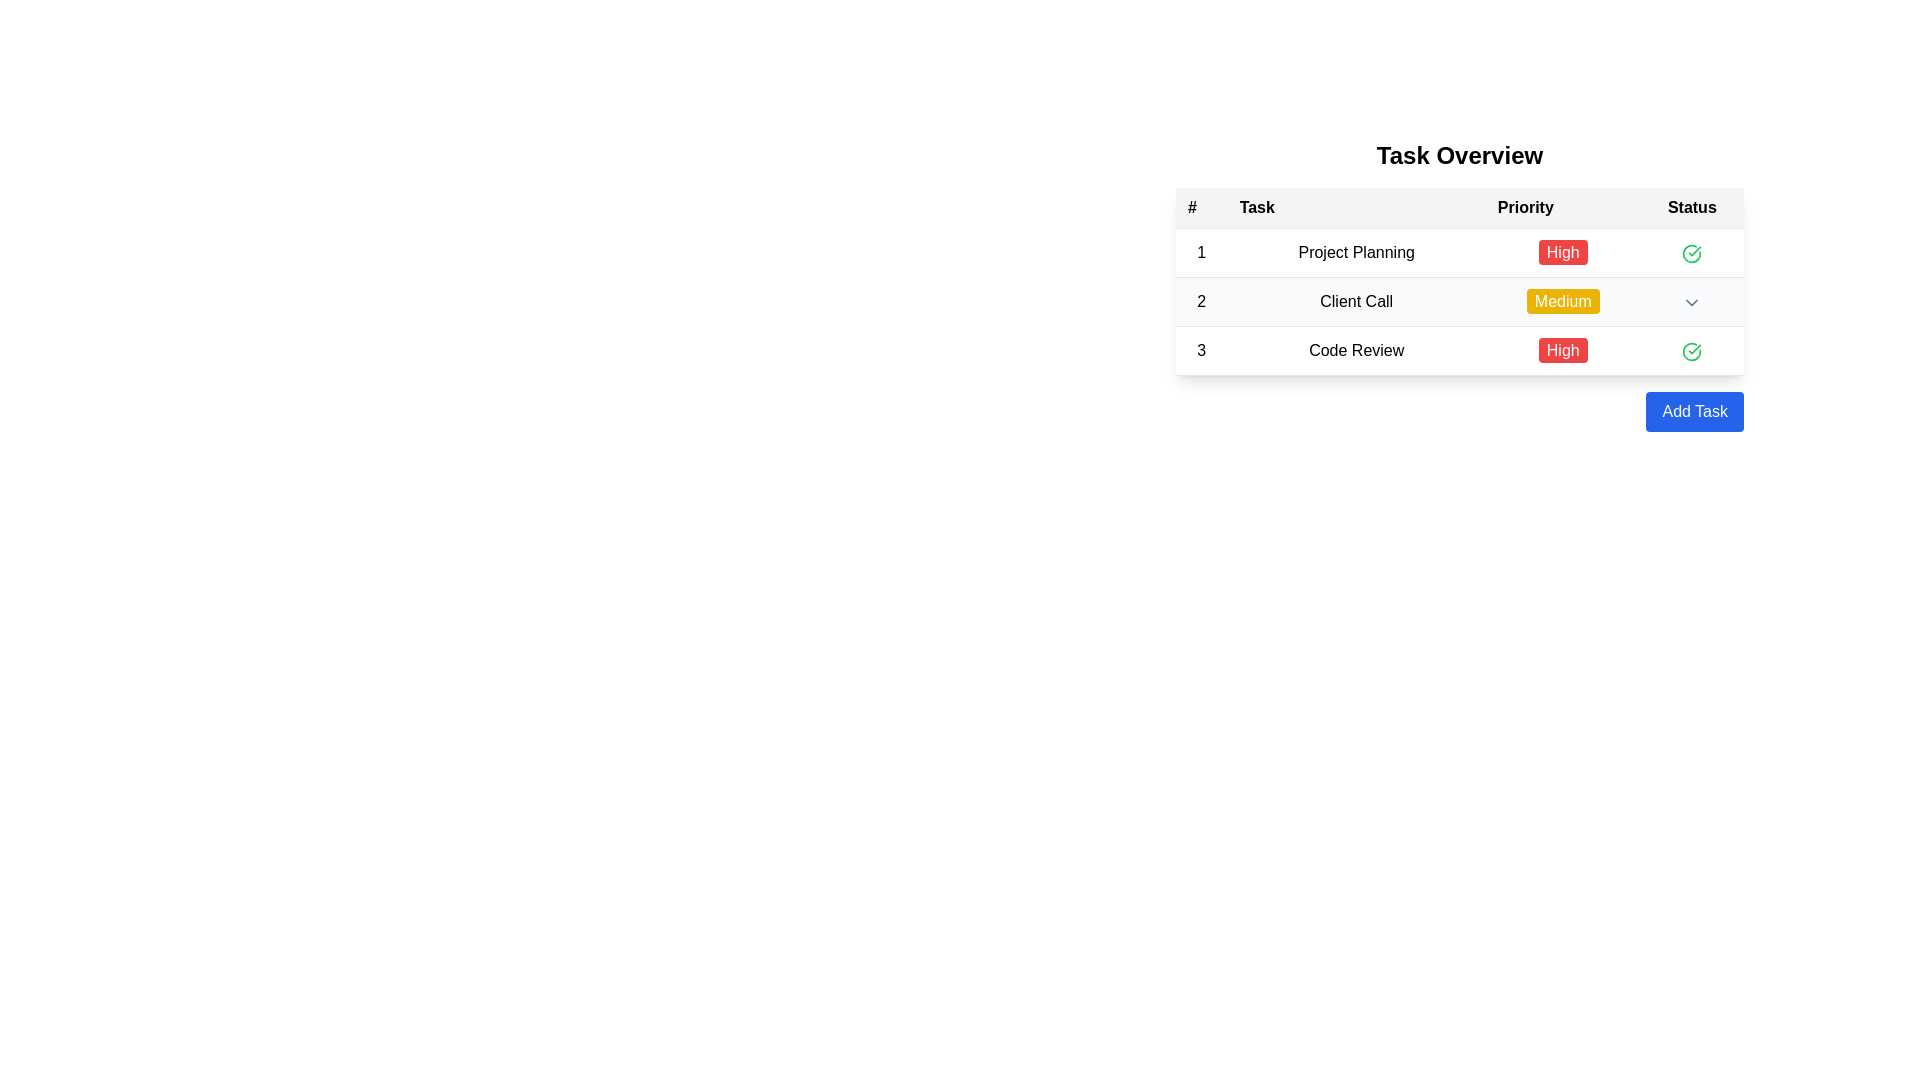 Image resolution: width=1920 pixels, height=1080 pixels. Describe the element at coordinates (1691, 301) in the screenshot. I see `the chevron dropdown indicator in the last cell of the second row of the 'Task Overview' table by` at that location.